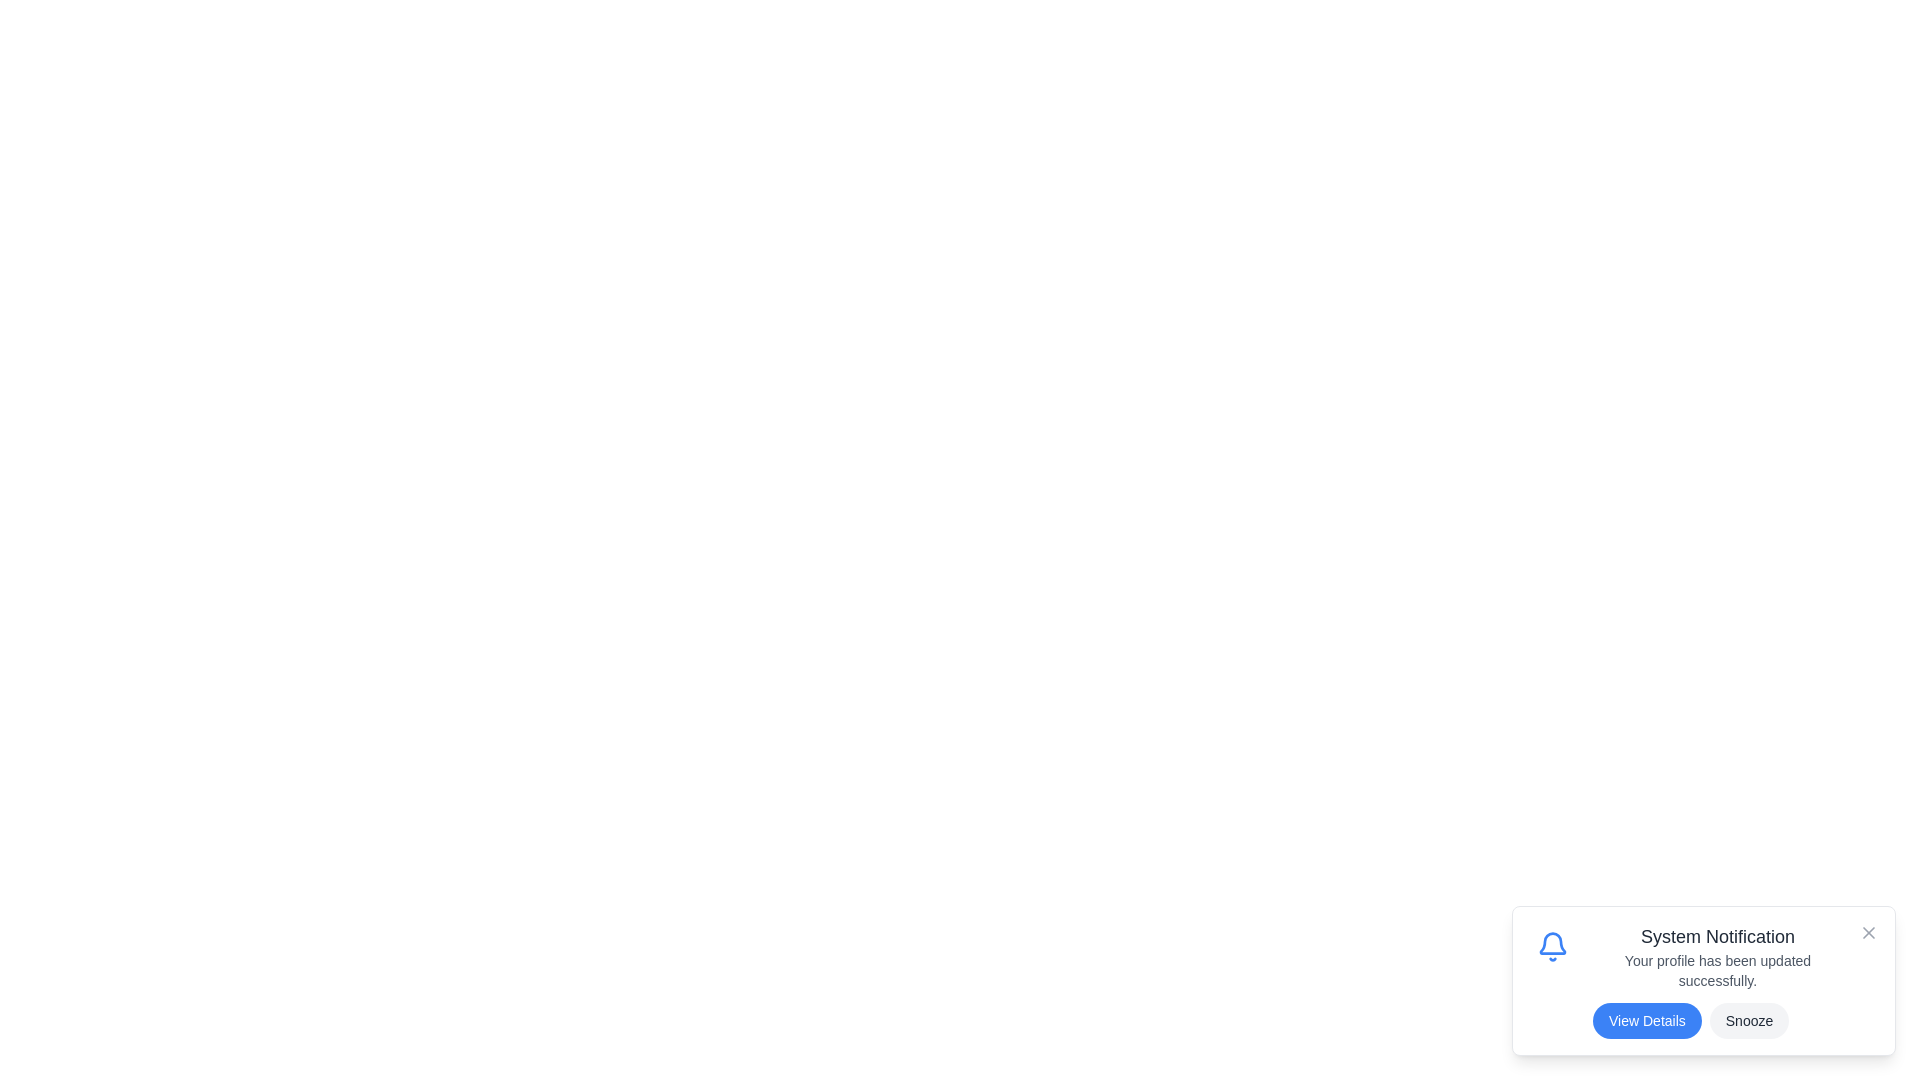 This screenshot has height=1080, width=1920. Describe the element at coordinates (1717, 970) in the screenshot. I see `confirmation message text label that informs the user about the successful update of their profile, which is located centrally within the notification card, below the title 'System Notification'` at that location.